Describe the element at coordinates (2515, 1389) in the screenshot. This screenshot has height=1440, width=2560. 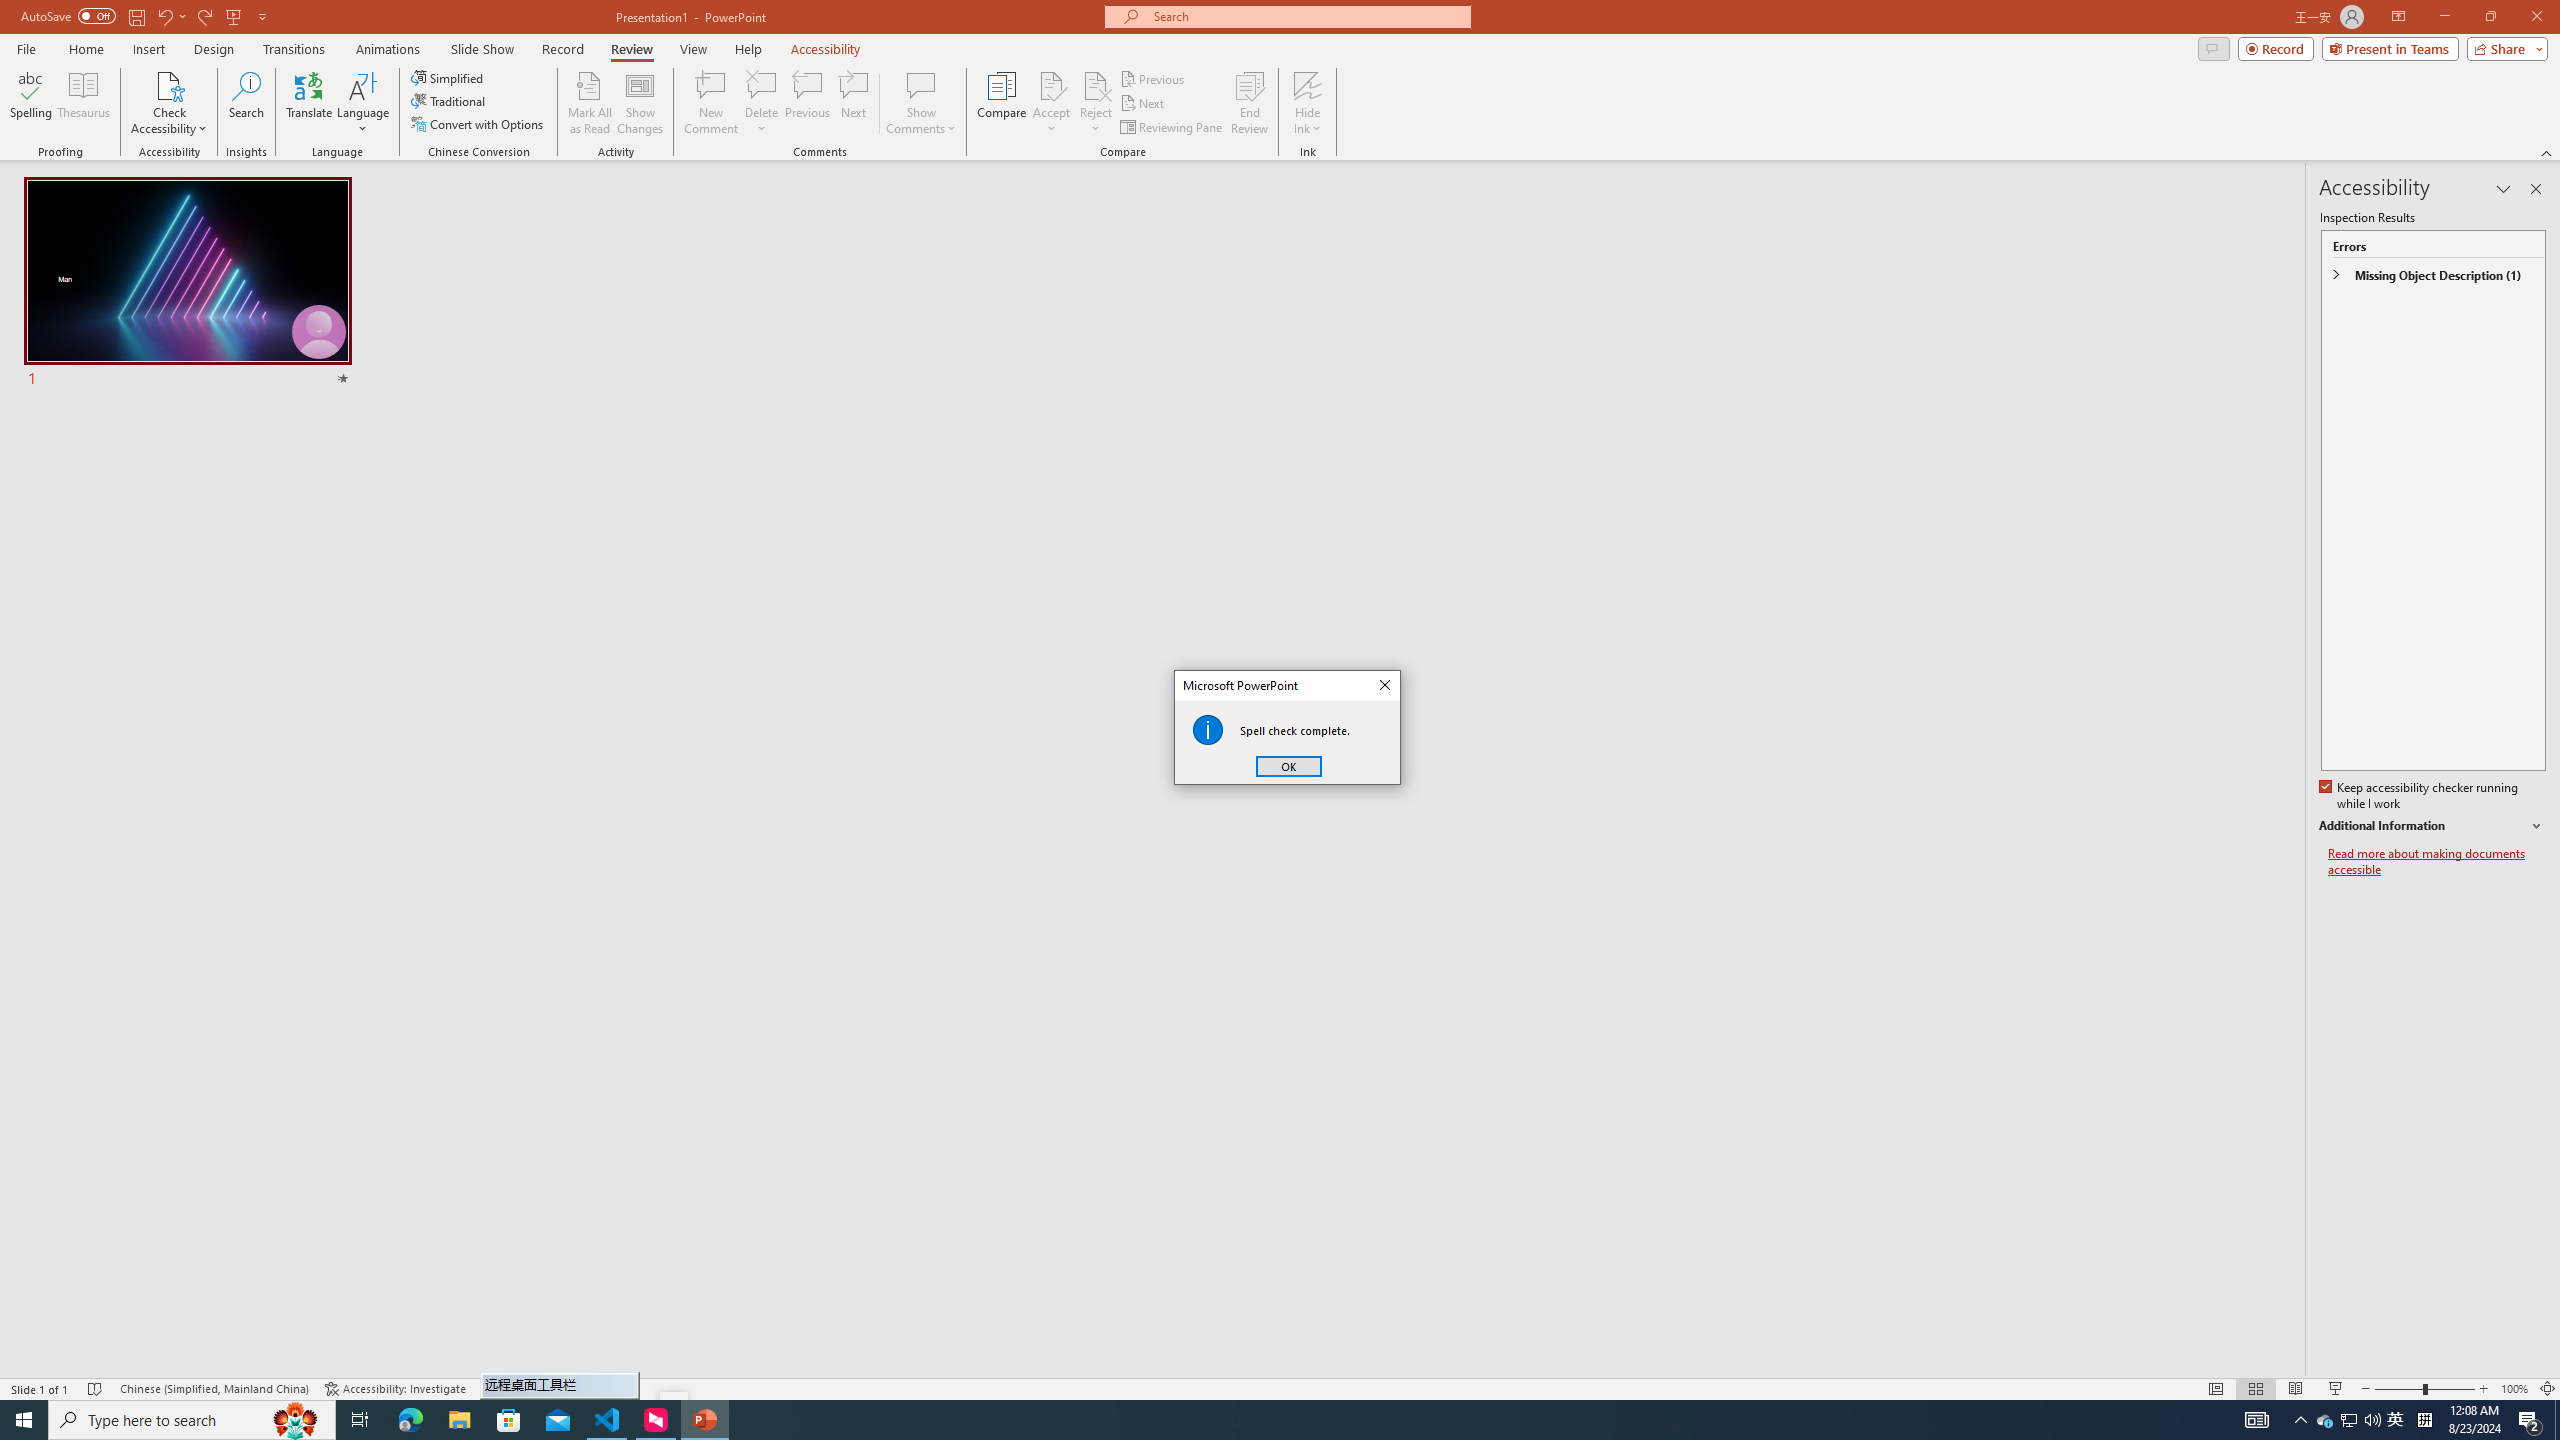
I see `'Zoom 100%'` at that location.